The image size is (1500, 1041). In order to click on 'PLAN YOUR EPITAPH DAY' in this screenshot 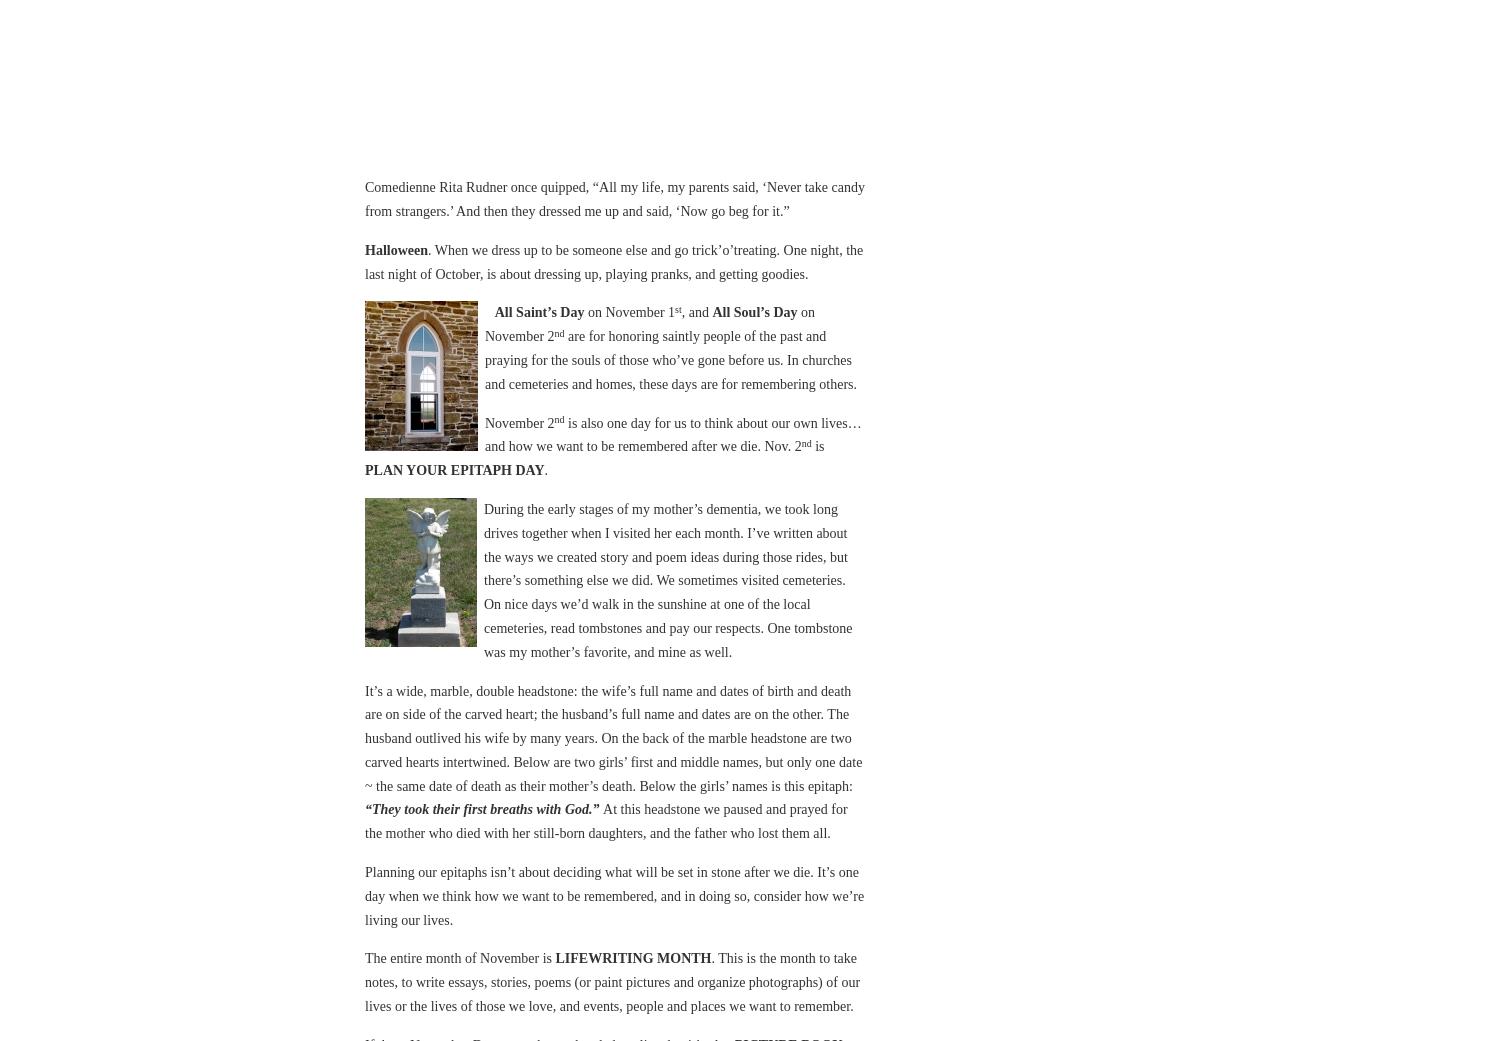, I will do `click(453, 469)`.